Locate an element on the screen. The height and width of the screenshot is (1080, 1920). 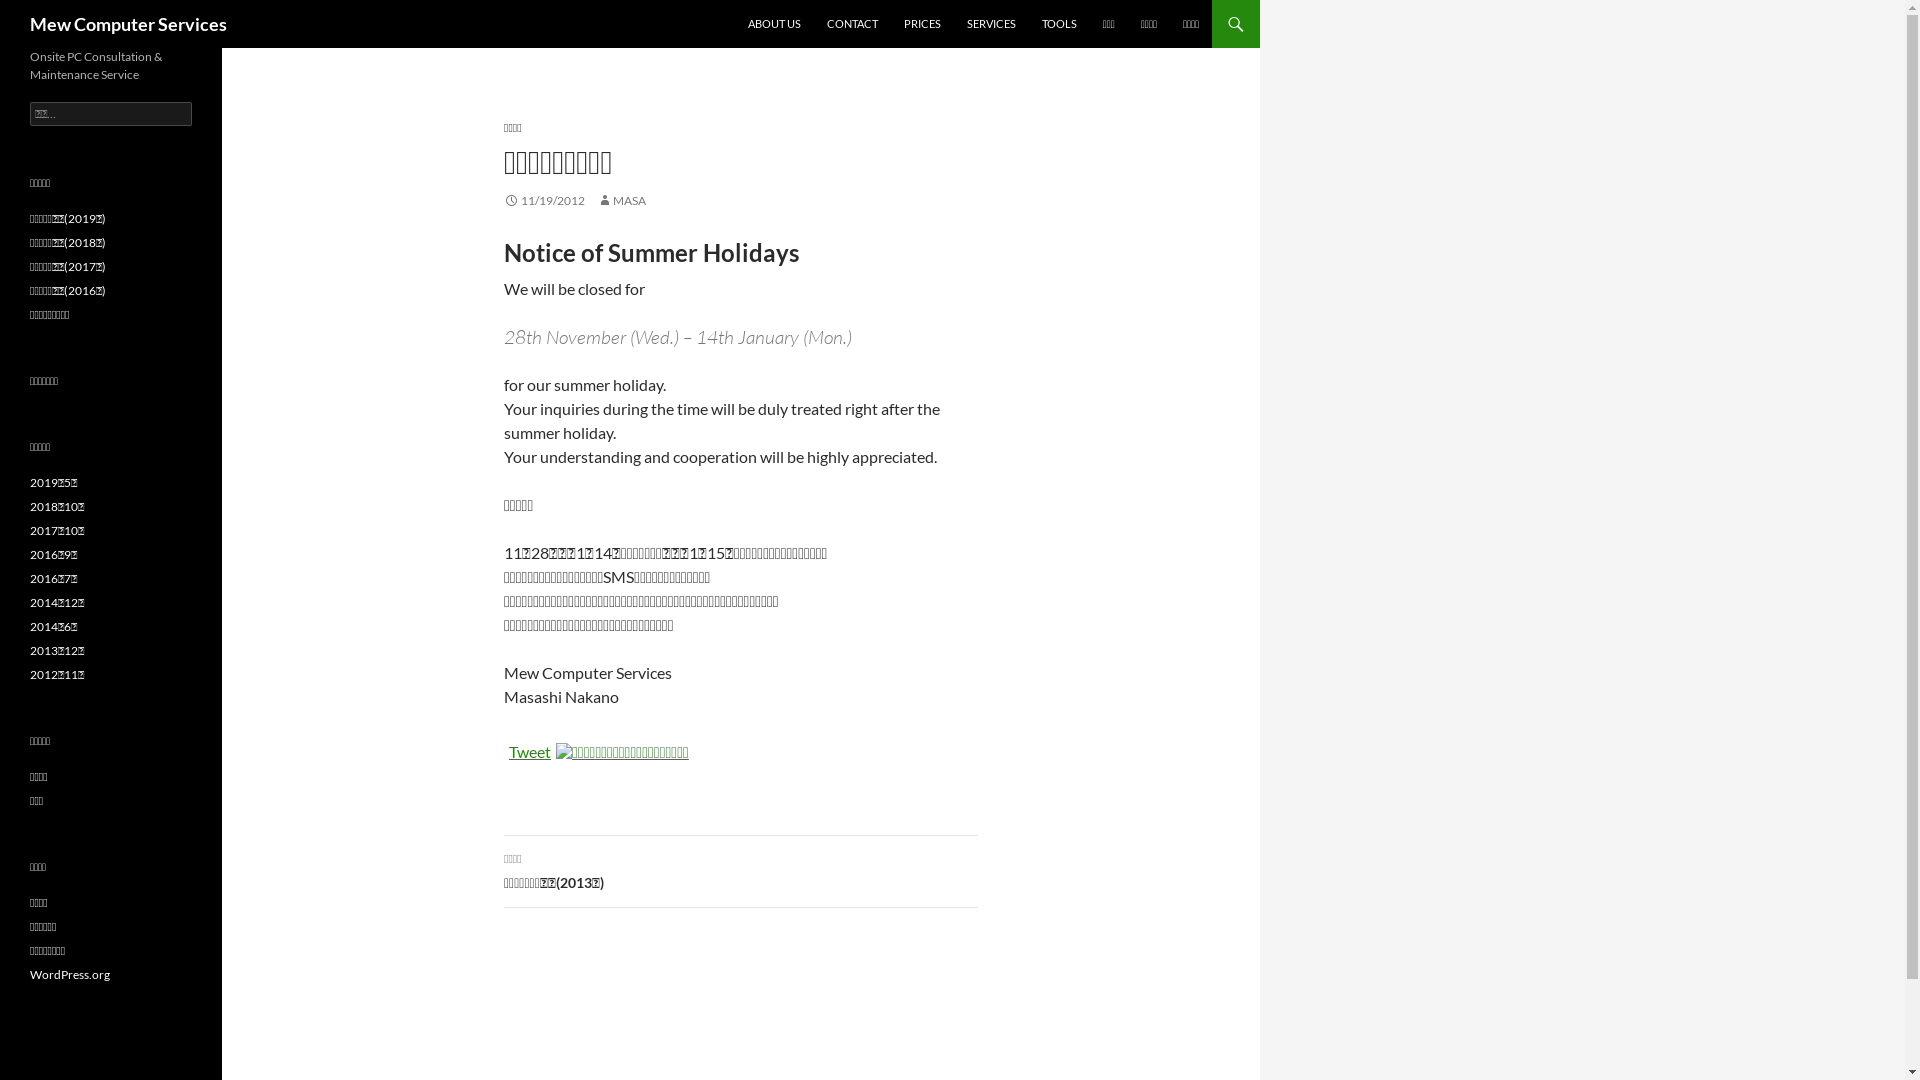
'PRICES' is located at coordinates (921, 23).